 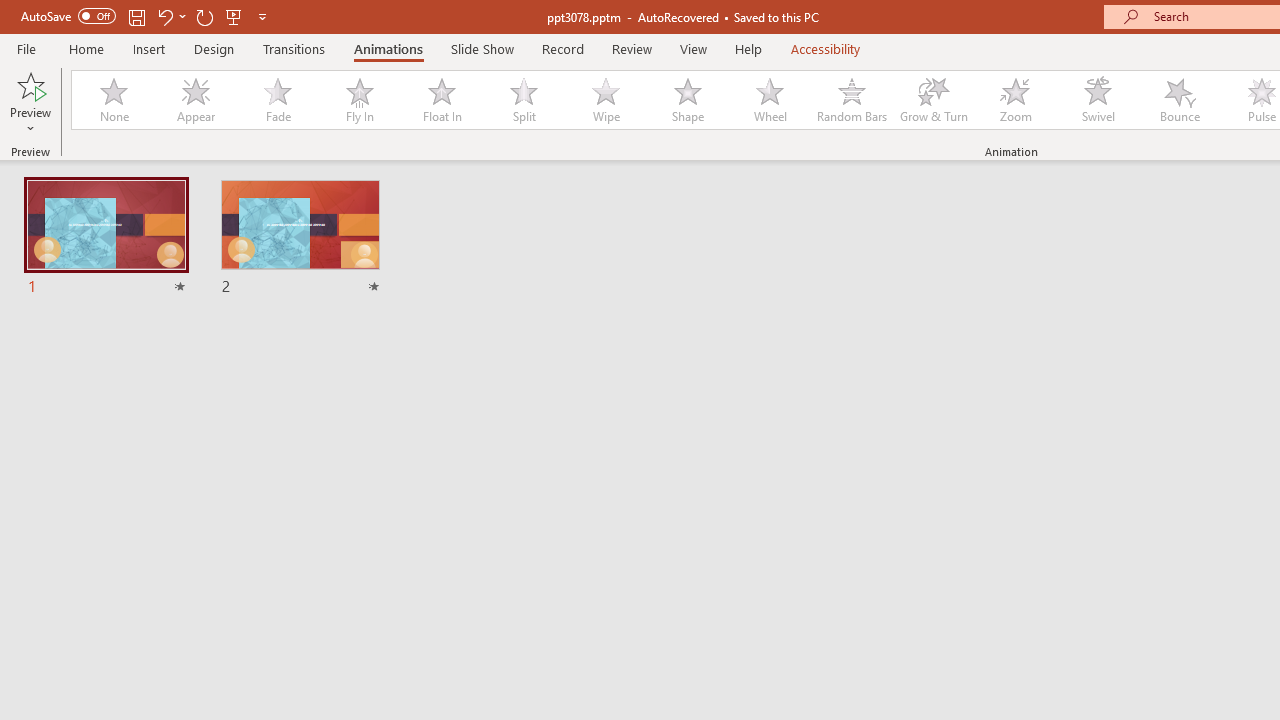 I want to click on 'Split', so click(x=523, y=100).